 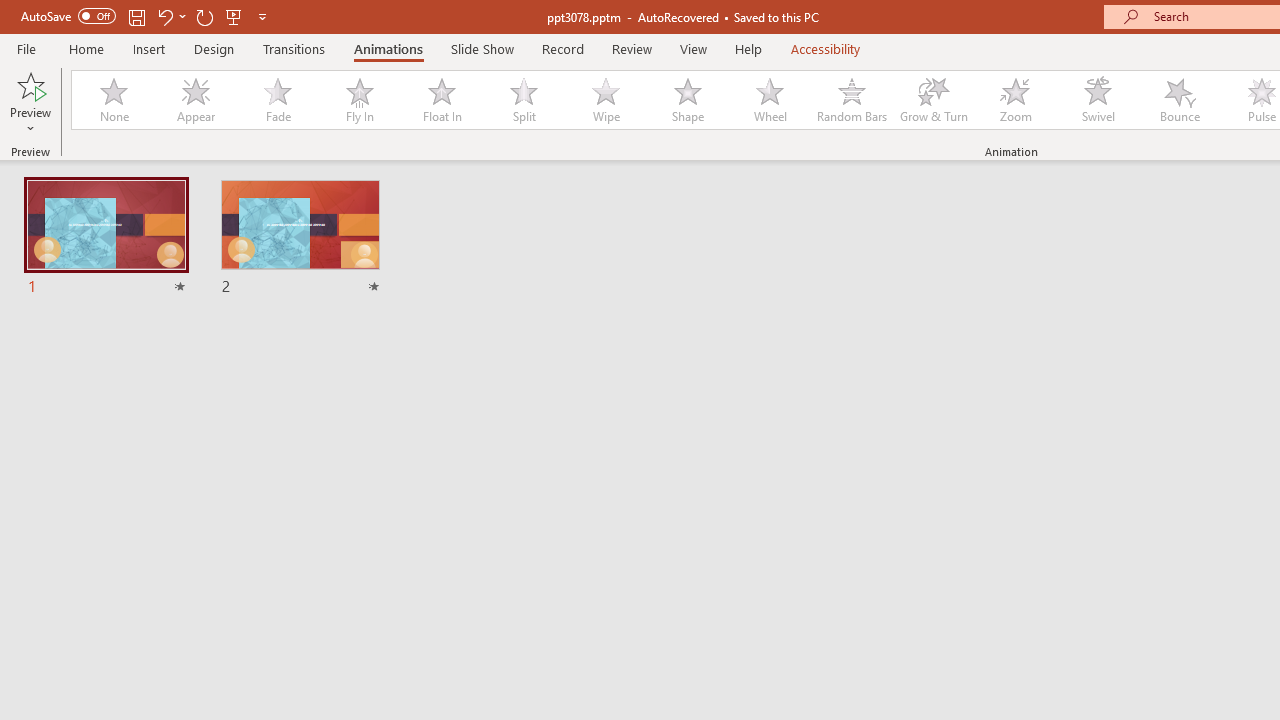 I want to click on 'Split', so click(x=523, y=100).